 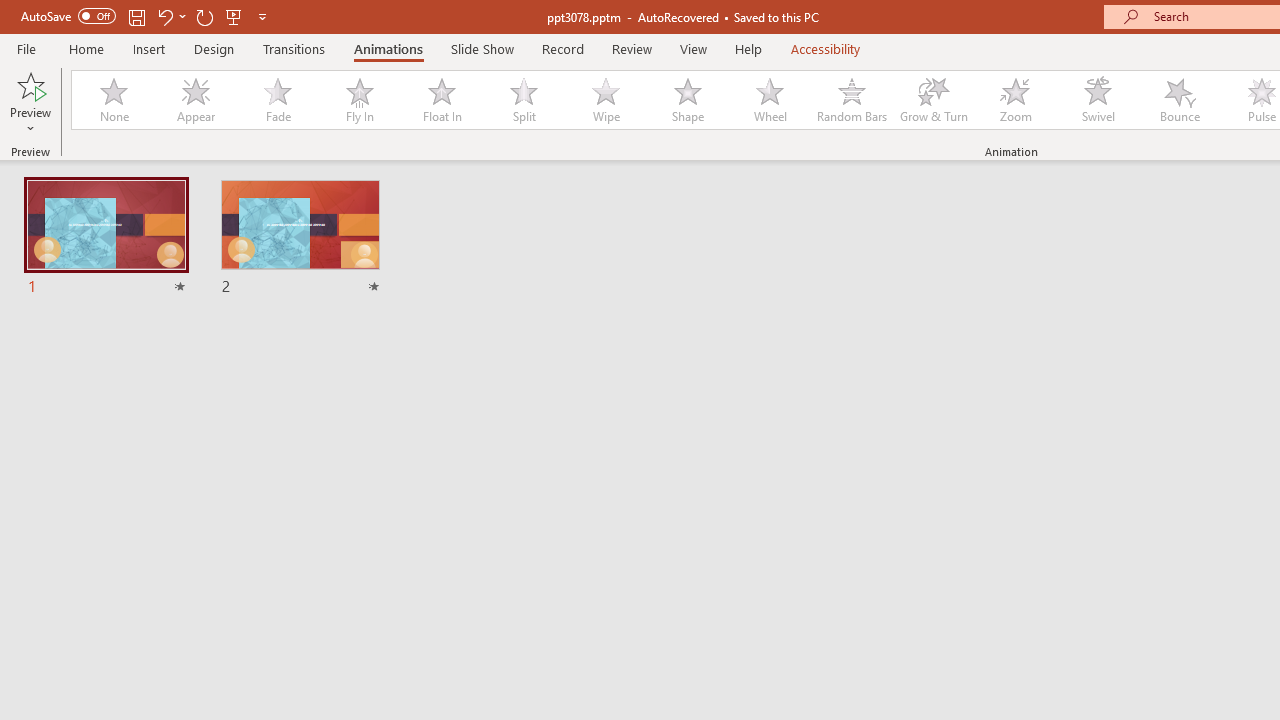 I want to click on 'Split', so click(x=523, y=100).